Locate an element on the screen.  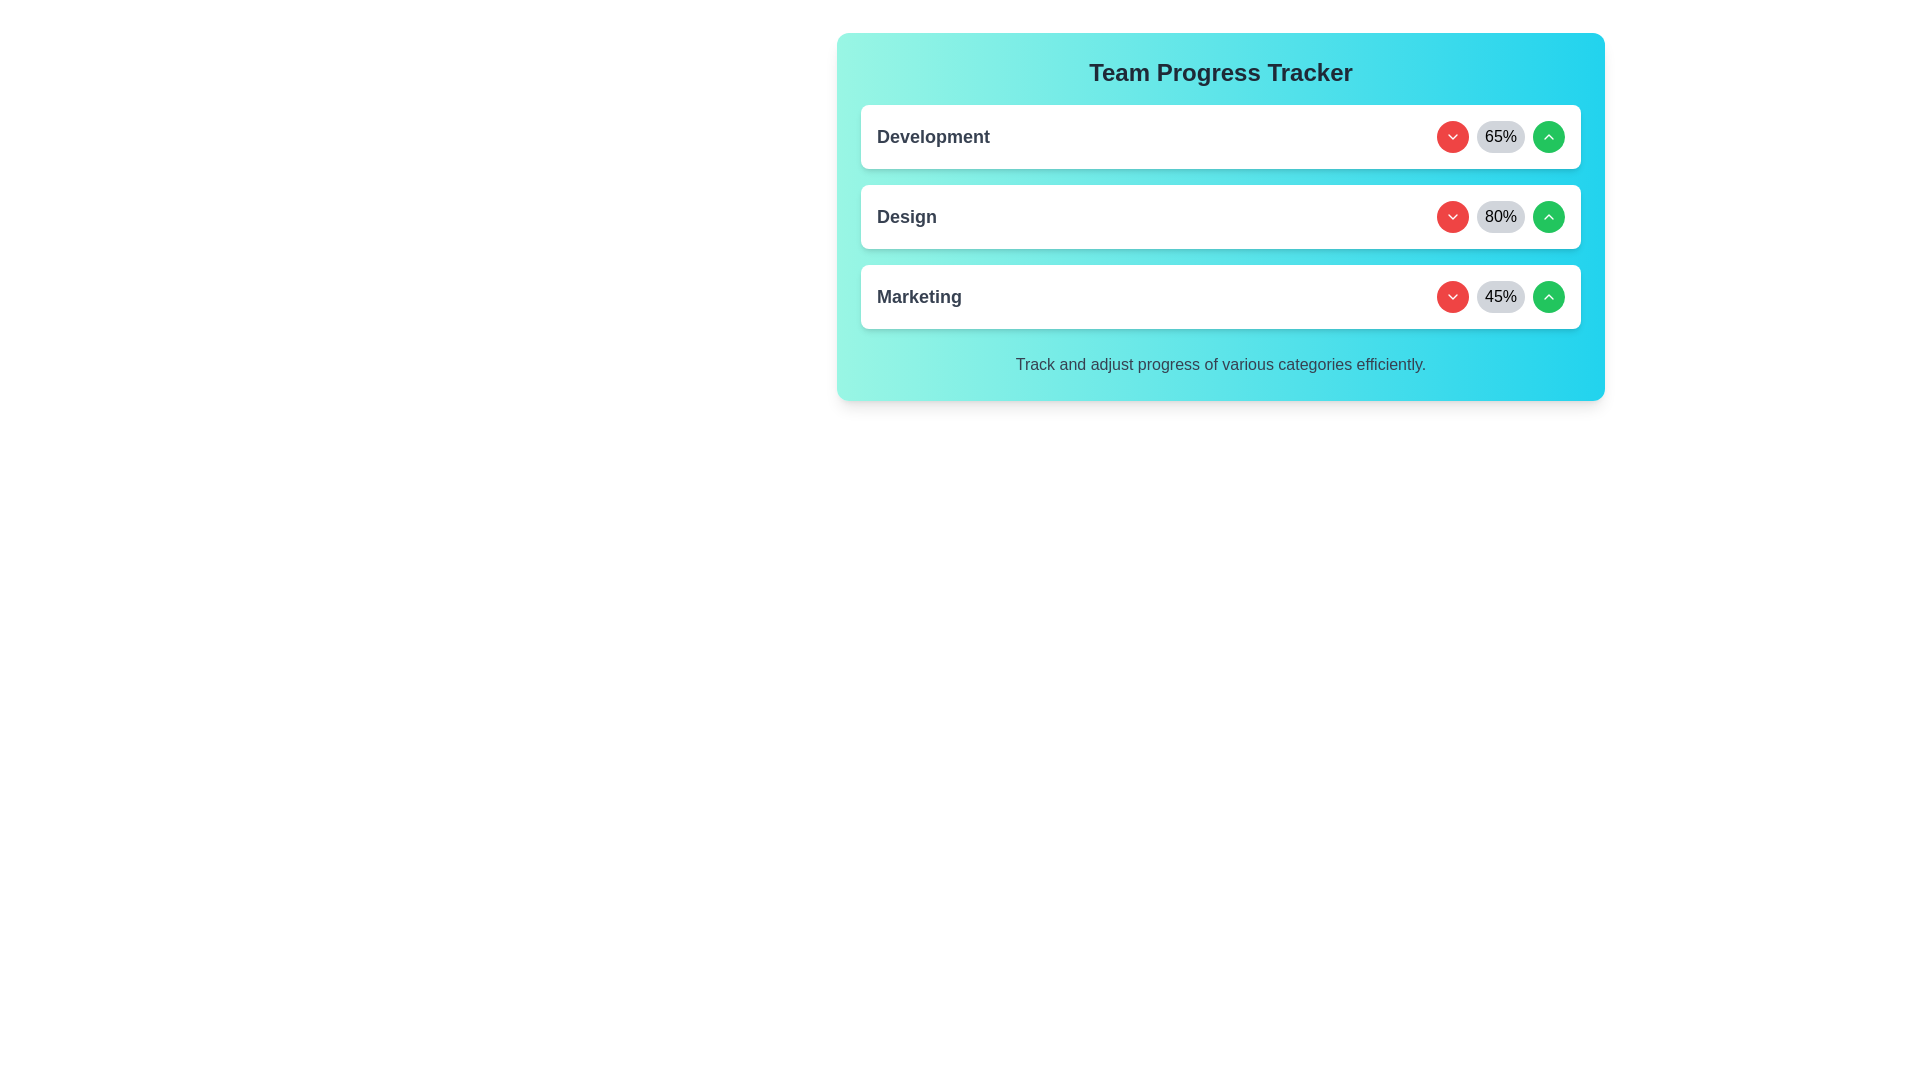
the chevron-up icon within the green circular button located at the far right end of the 'Marketing' progress row is located at coordinates (1548, 136).